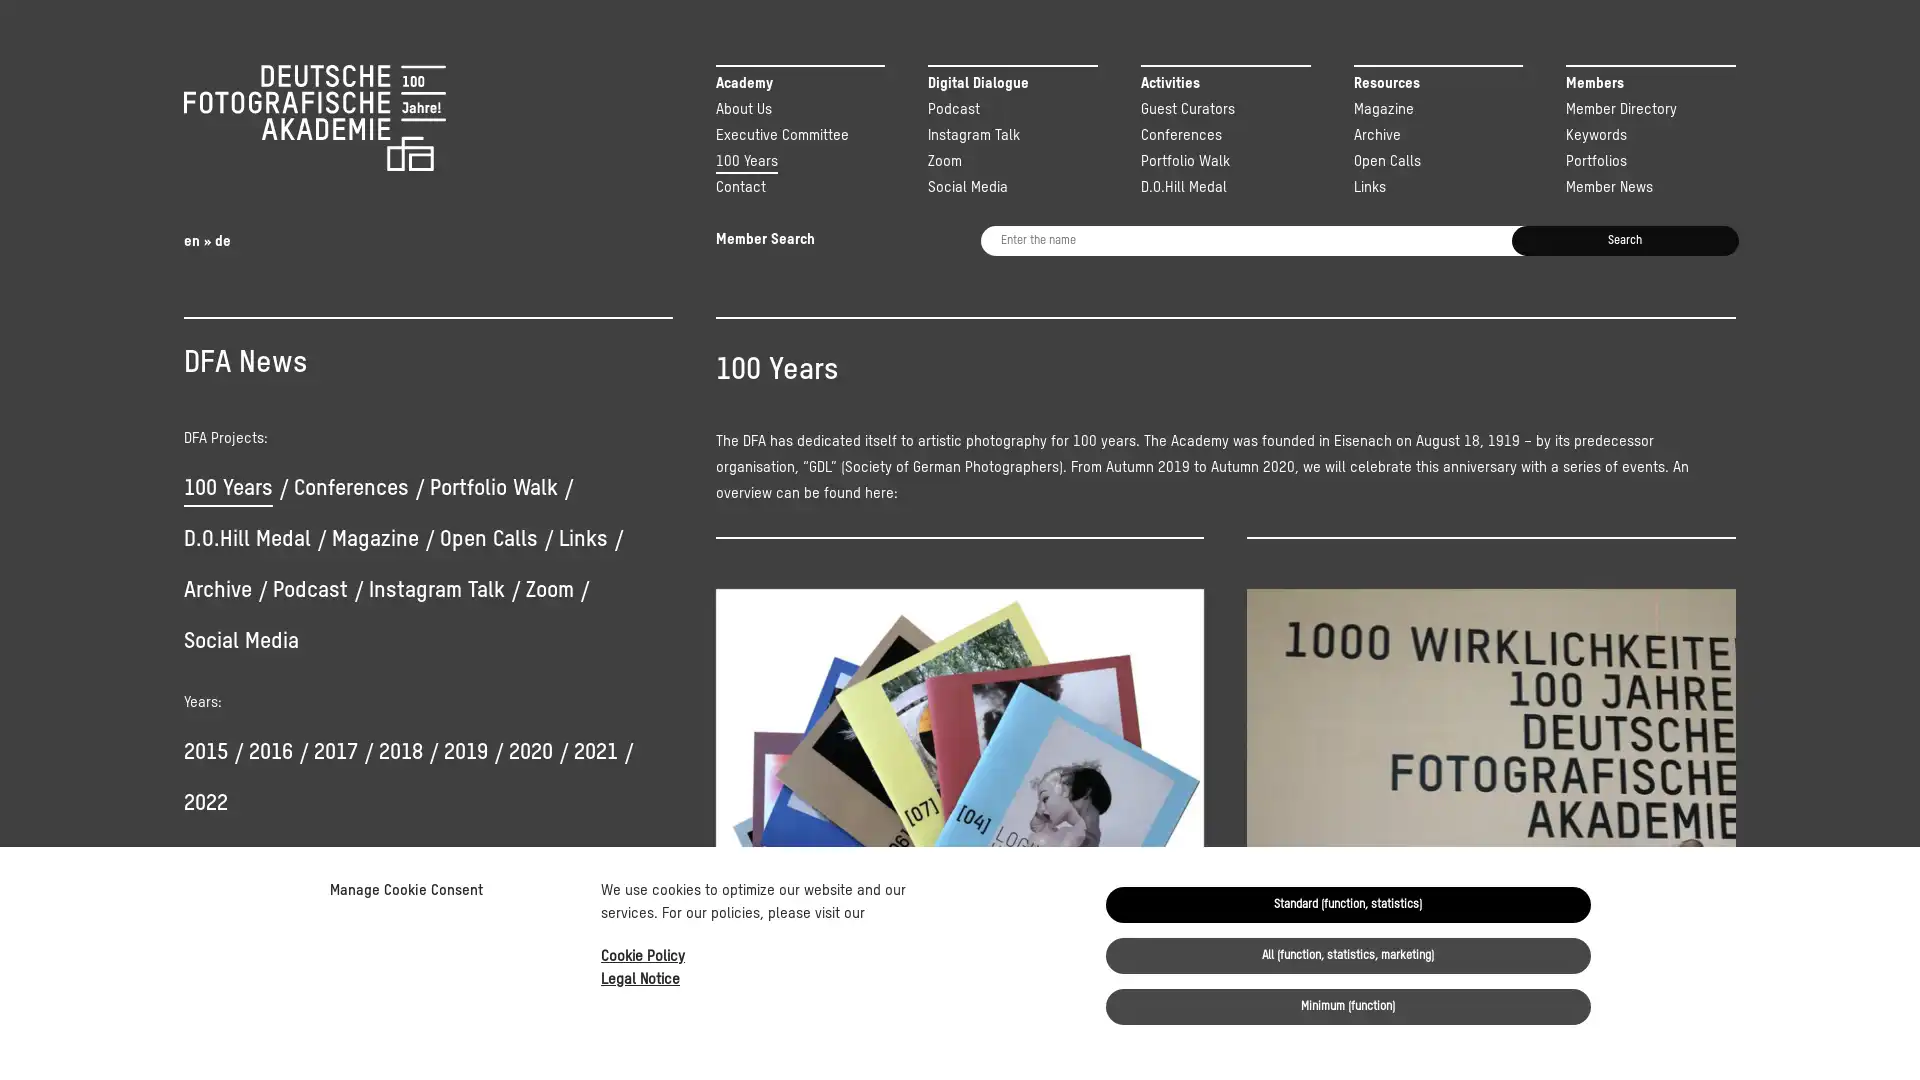 The image size is (1920, 1080). I want to click on 100 Years, so click(228, 489).